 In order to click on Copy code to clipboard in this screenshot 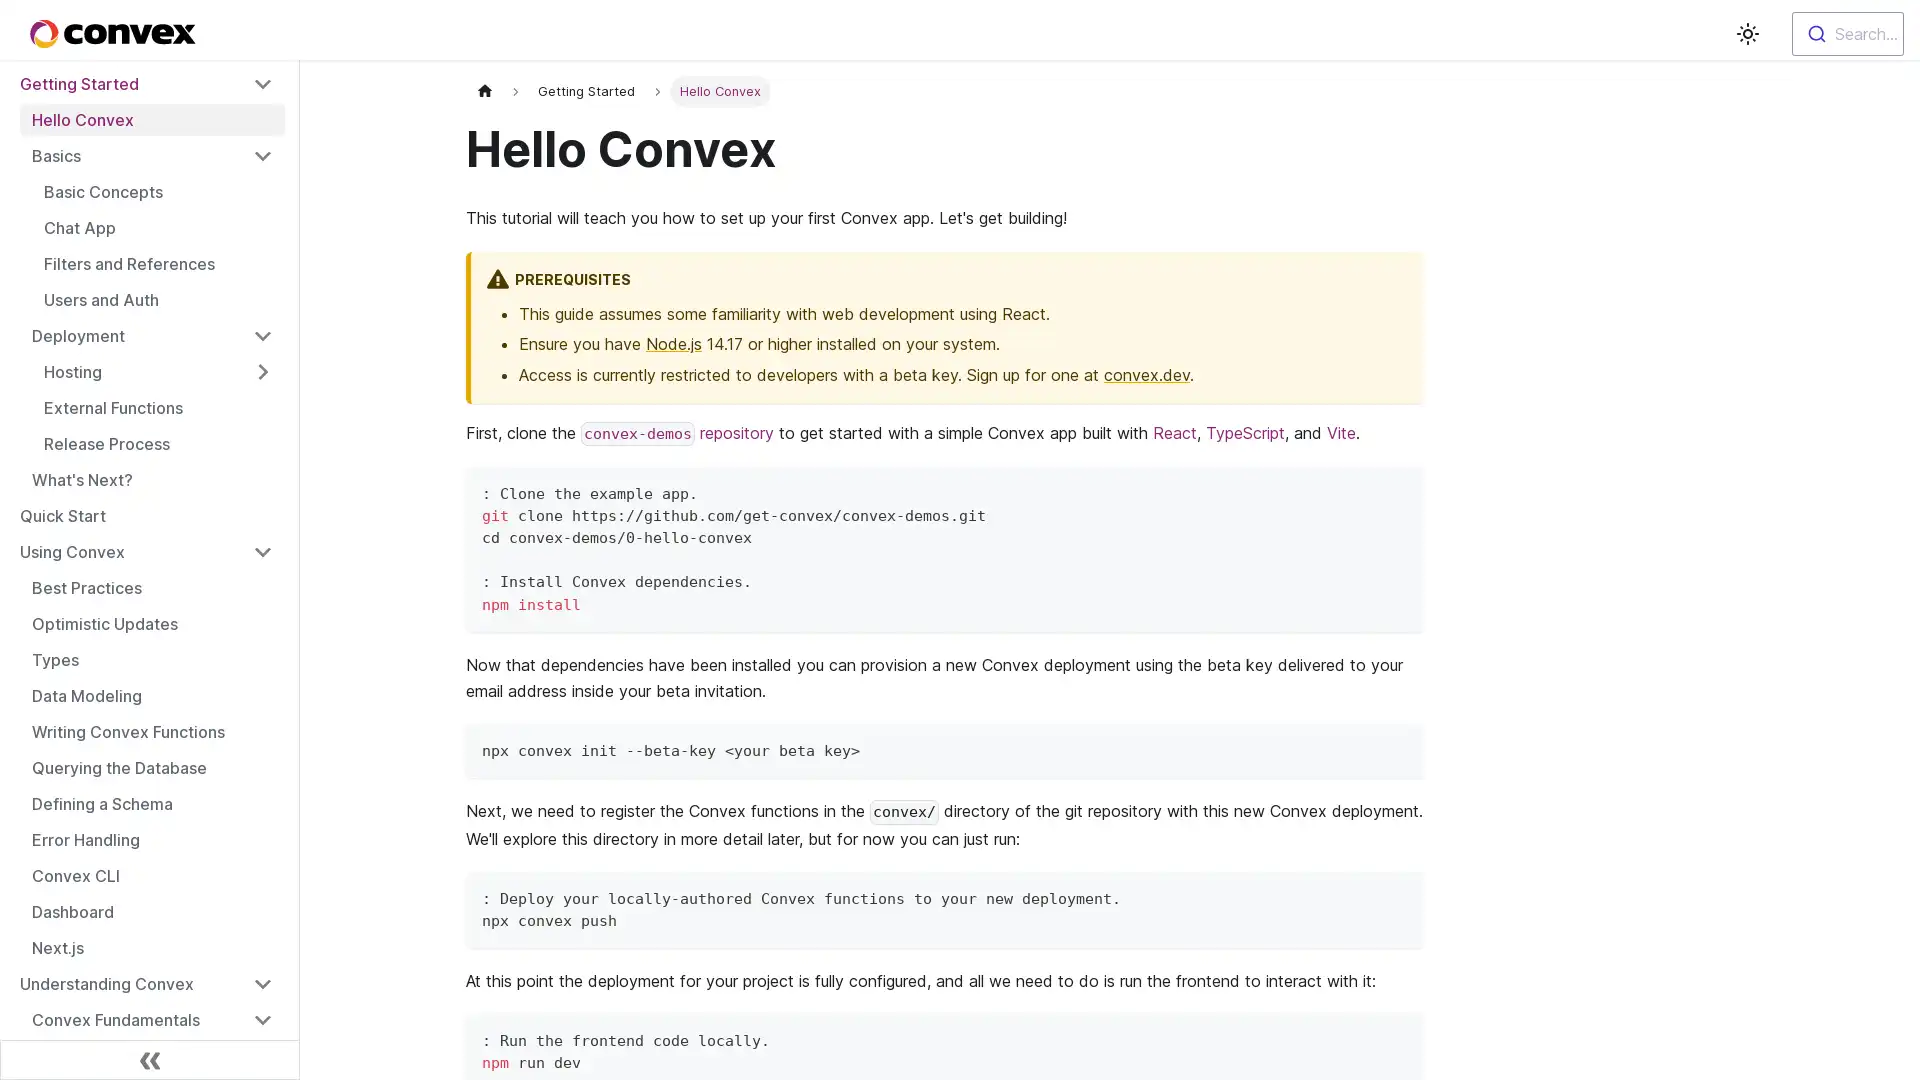, I will do `click(1398, 748)`.